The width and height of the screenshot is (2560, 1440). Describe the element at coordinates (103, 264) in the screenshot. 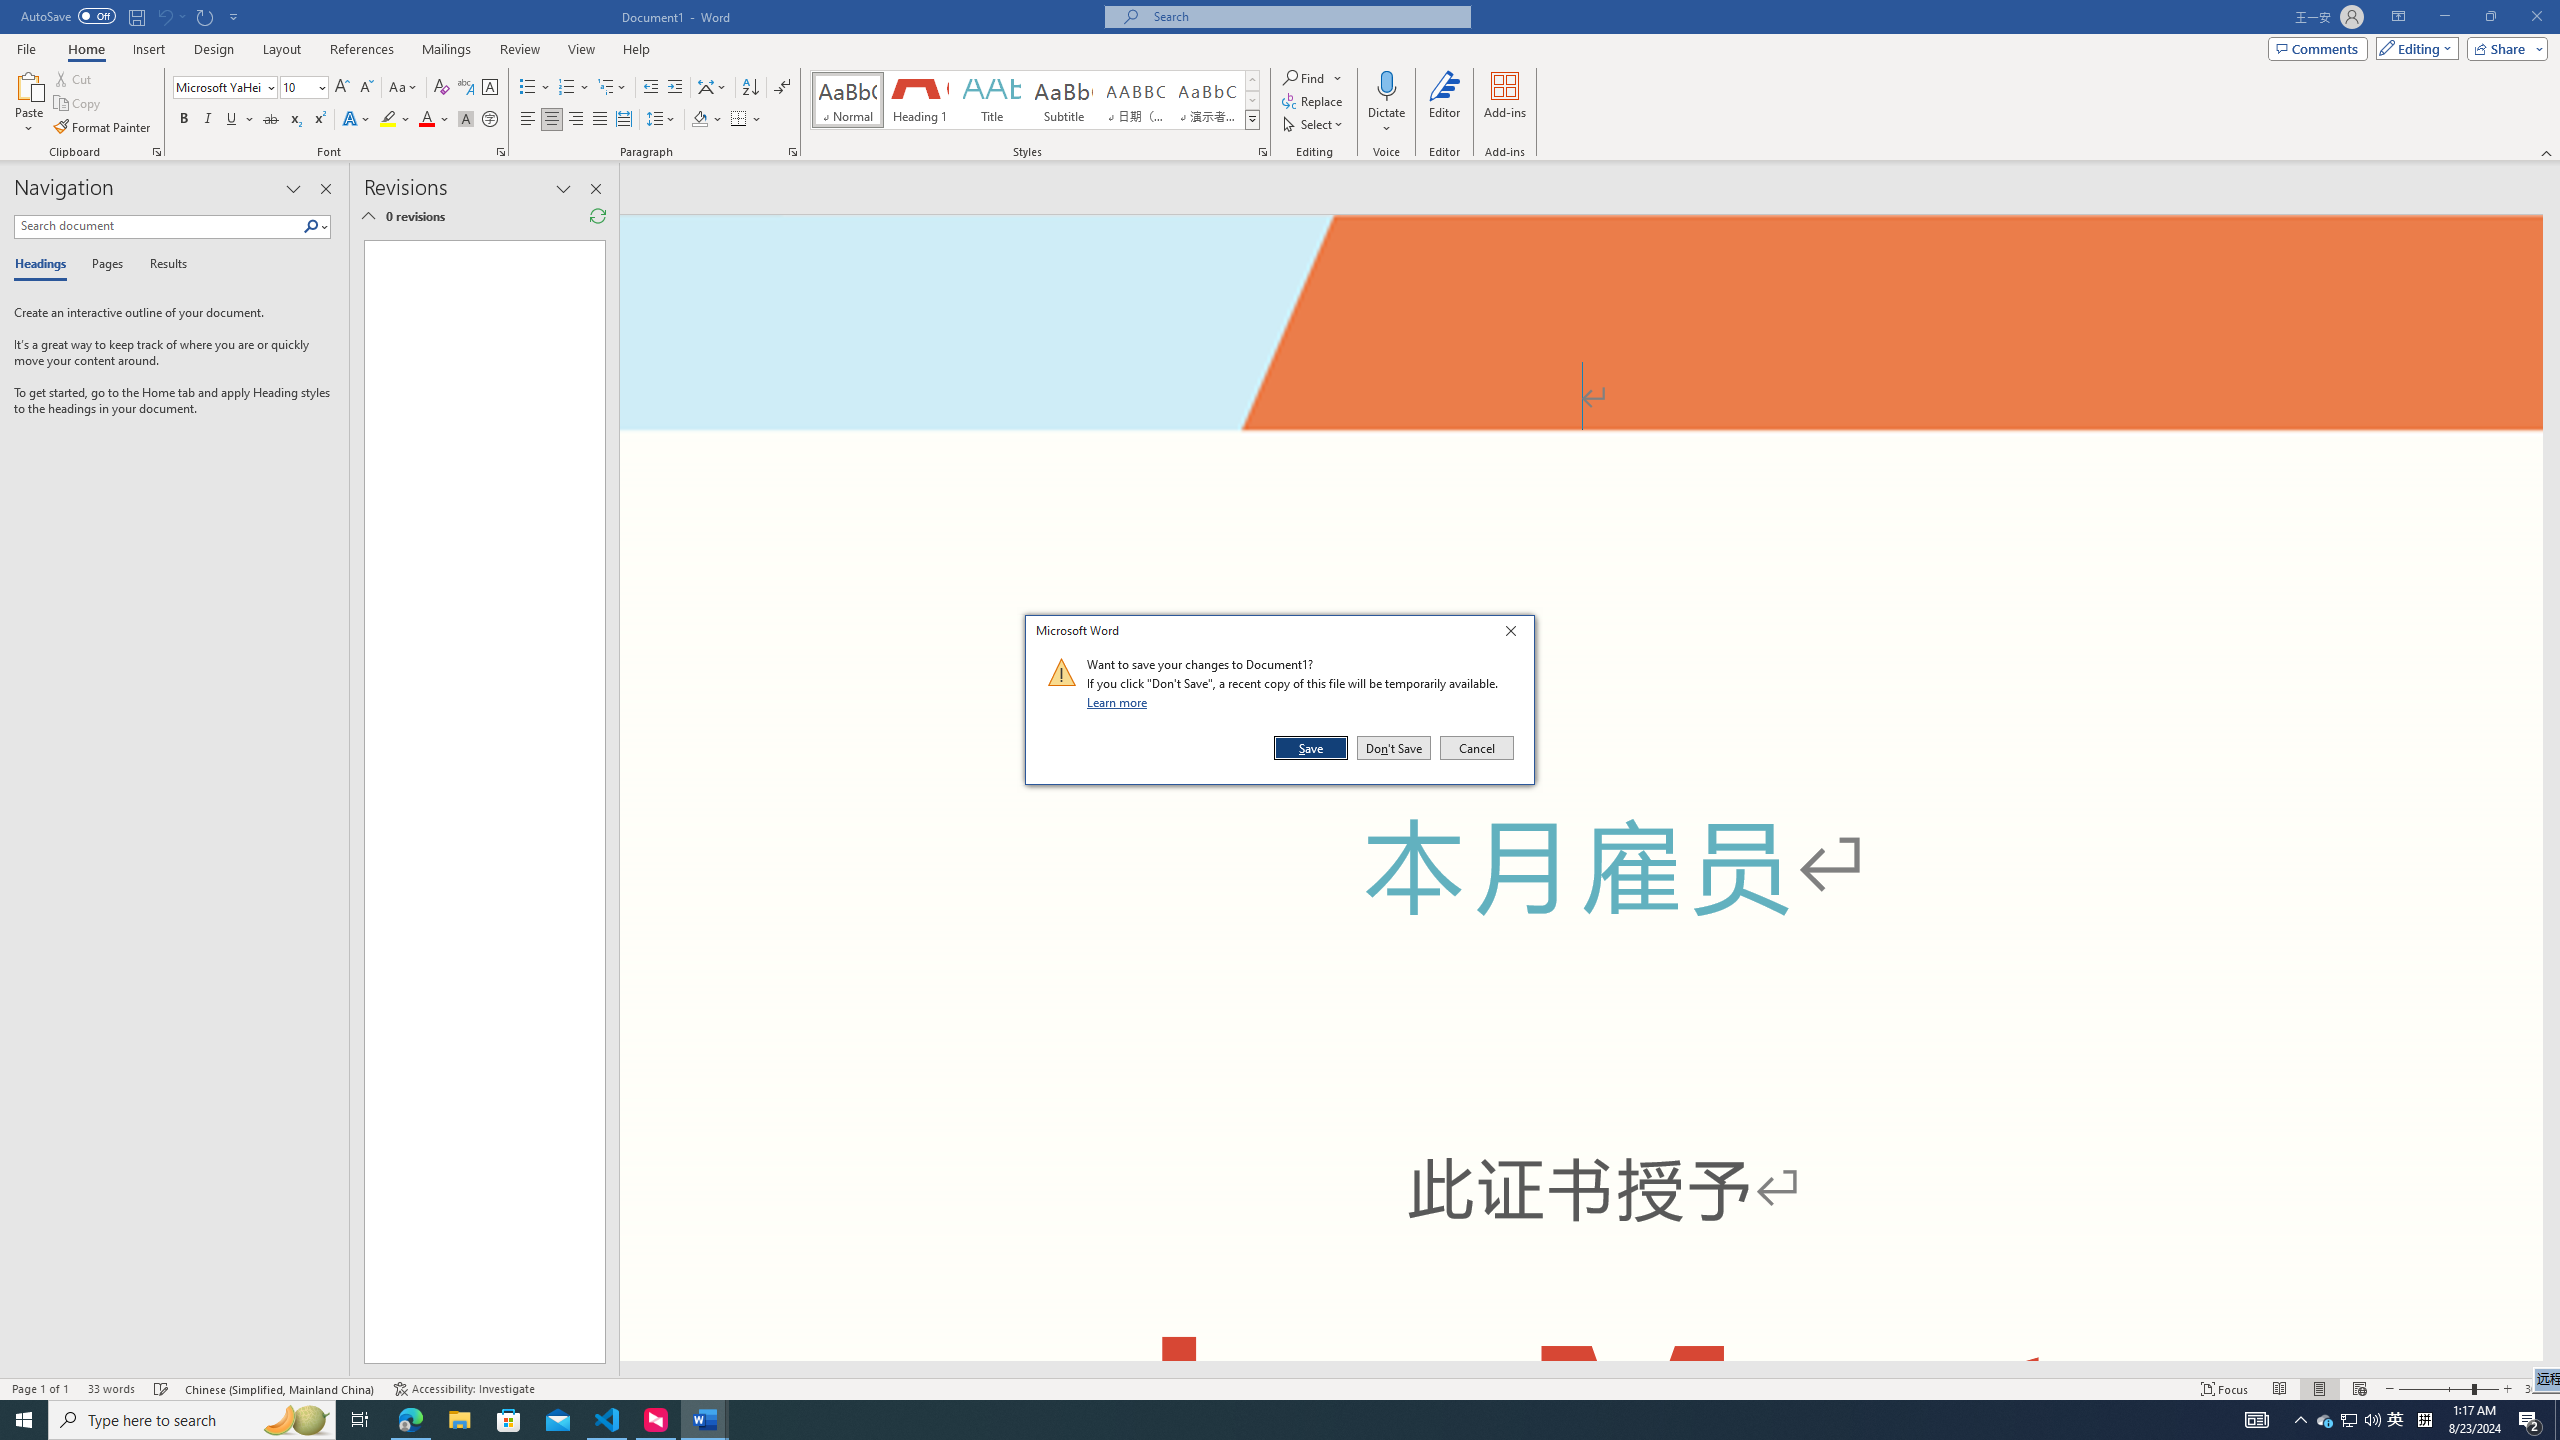

I see `'Pages'` at that location.